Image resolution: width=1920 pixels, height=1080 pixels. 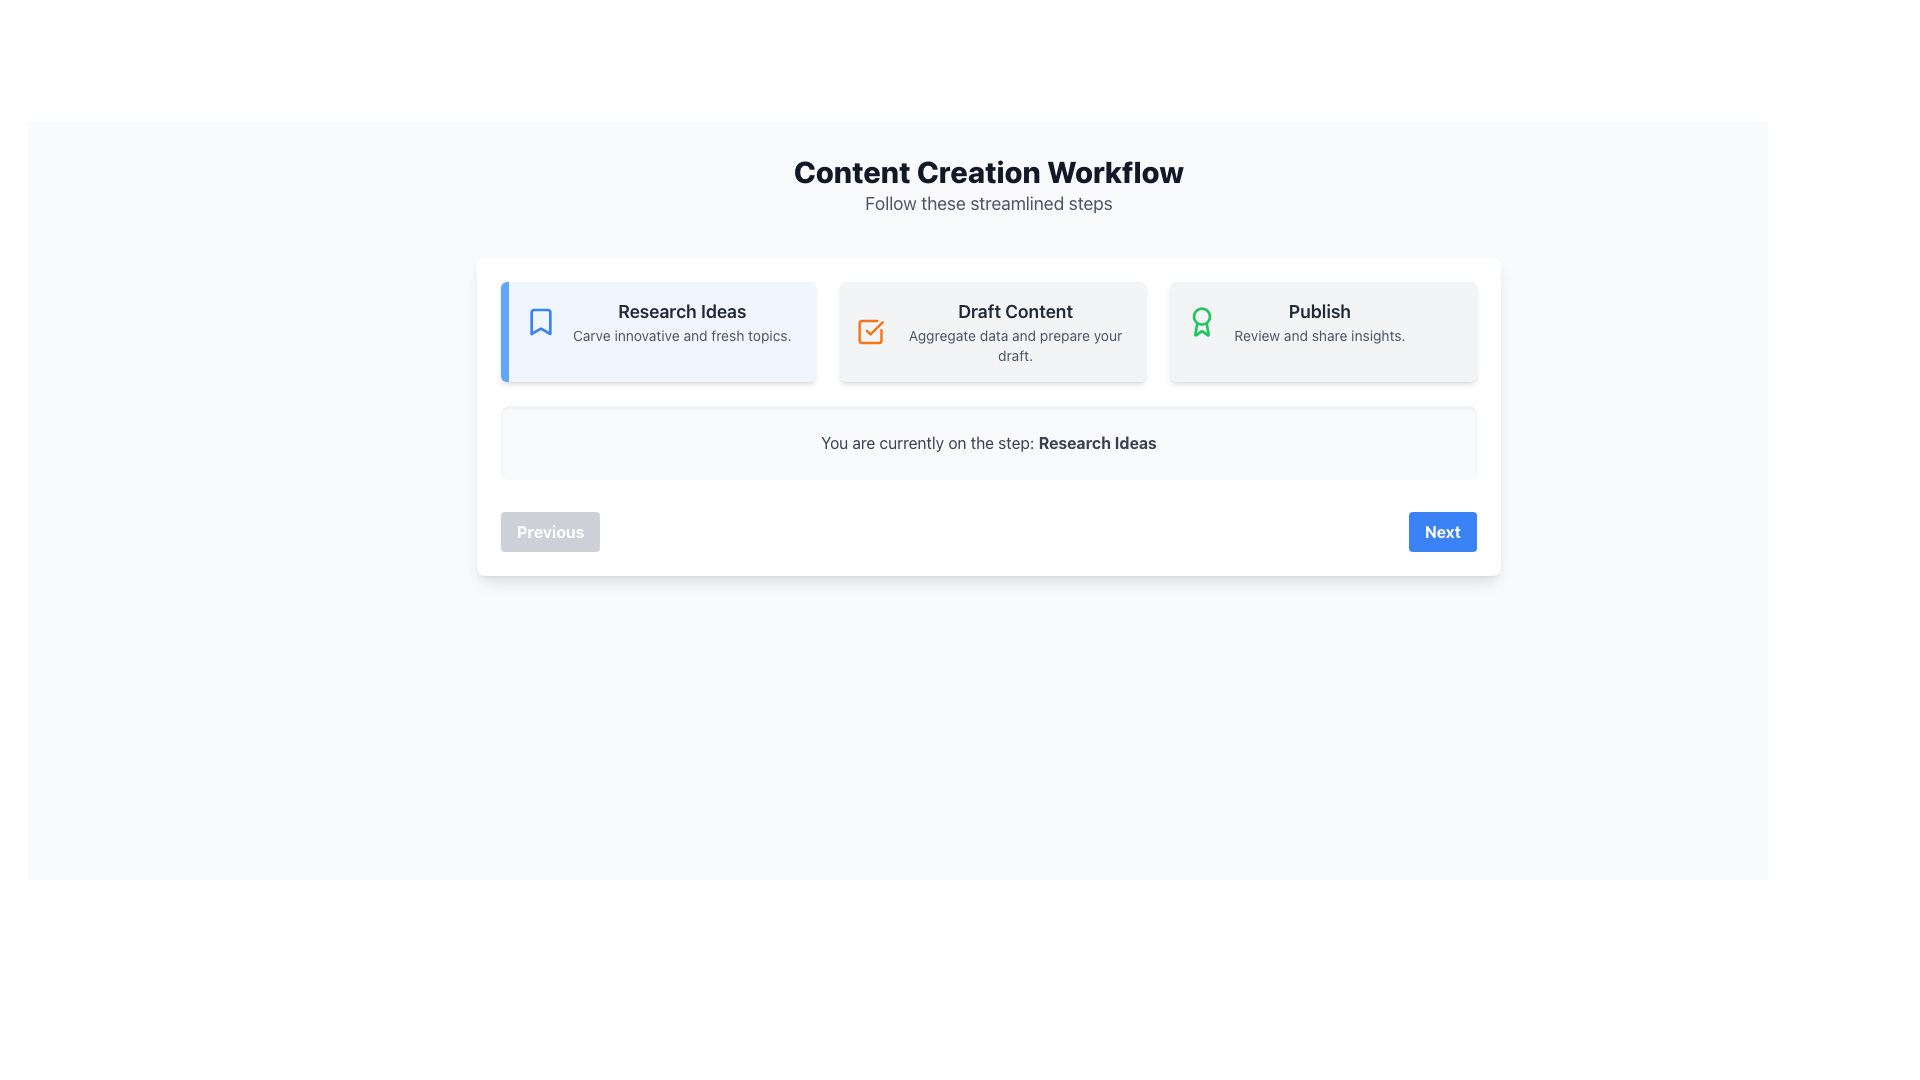 I want to click on the 'Next' button, which is a rectangular button with bold white text on a blue background, located at the bottom-right corner of the form, so click(x=1442, y=531).